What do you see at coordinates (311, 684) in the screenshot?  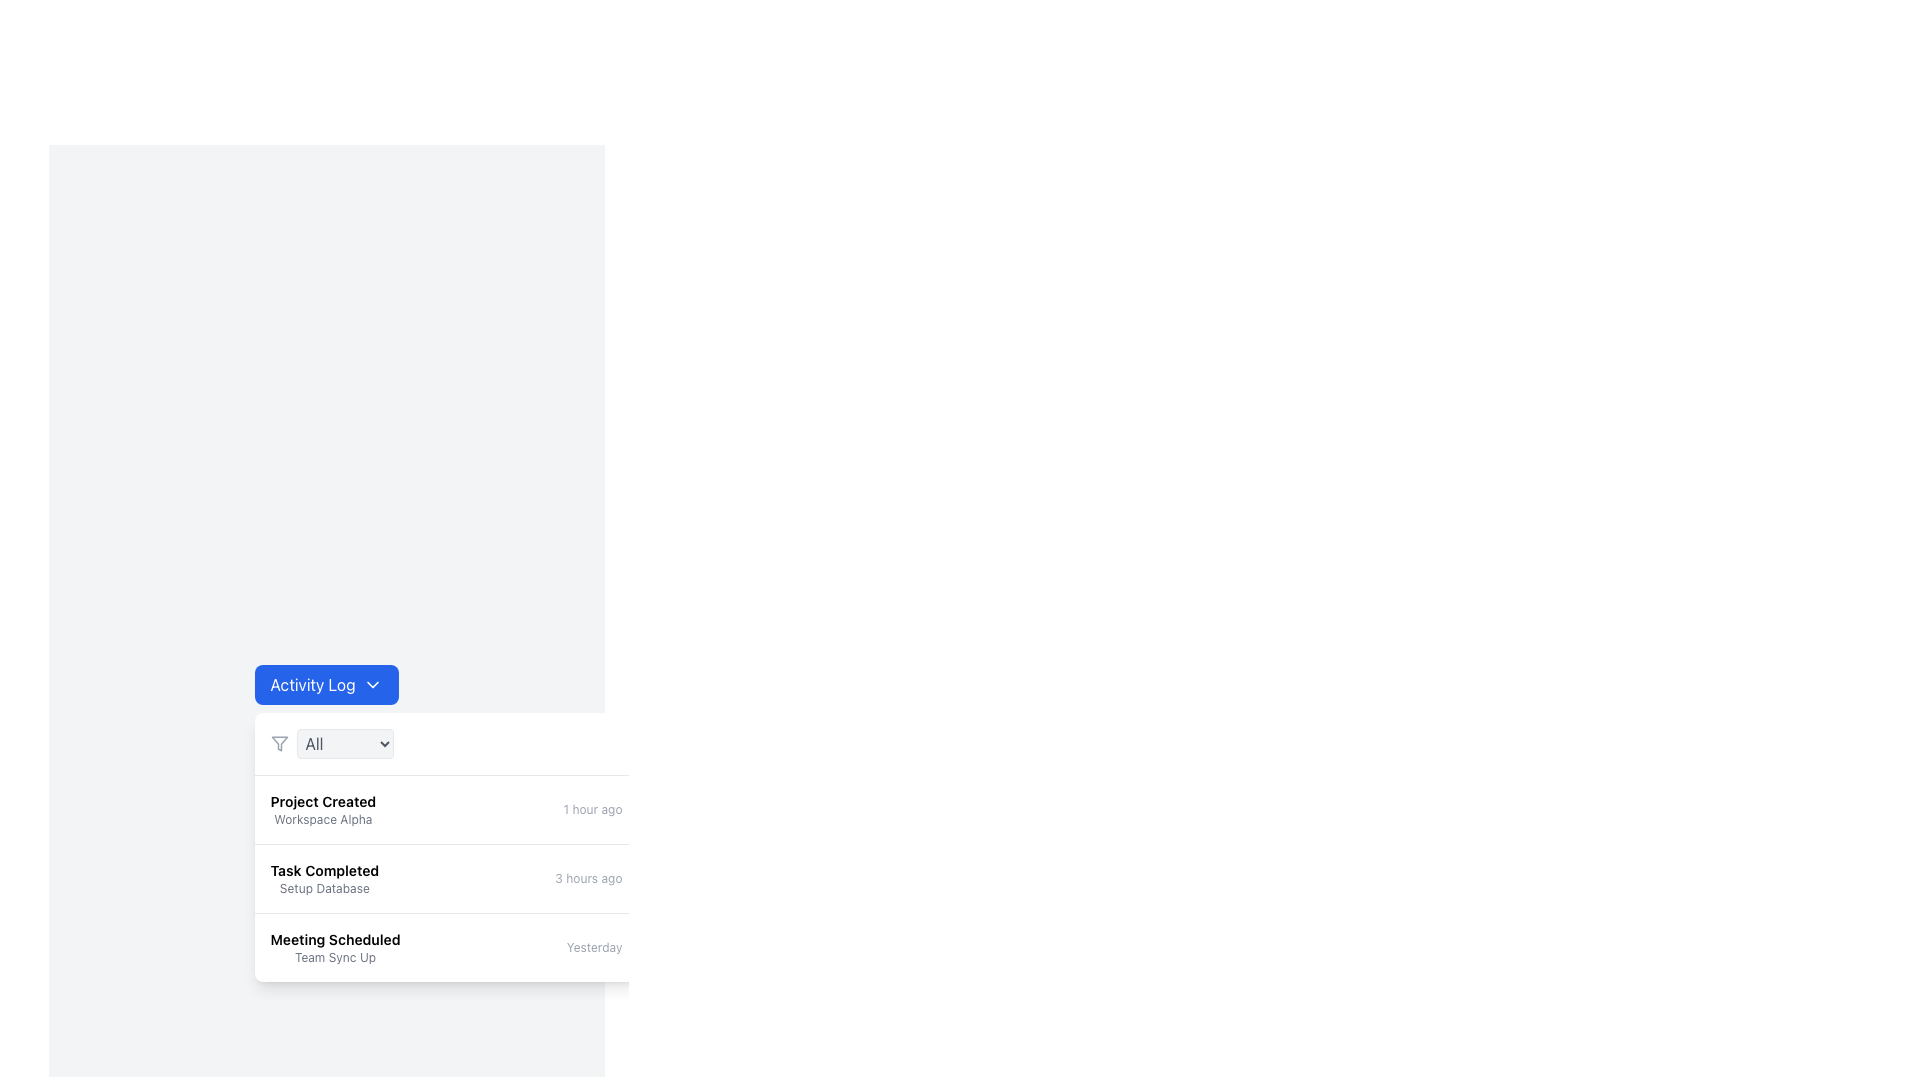 I see `the 'Activity Log' text label which is displayed in white on a blue button, located in the lower central area of the interface, next to a chevron-down icon` at bounding box center [311, 684].